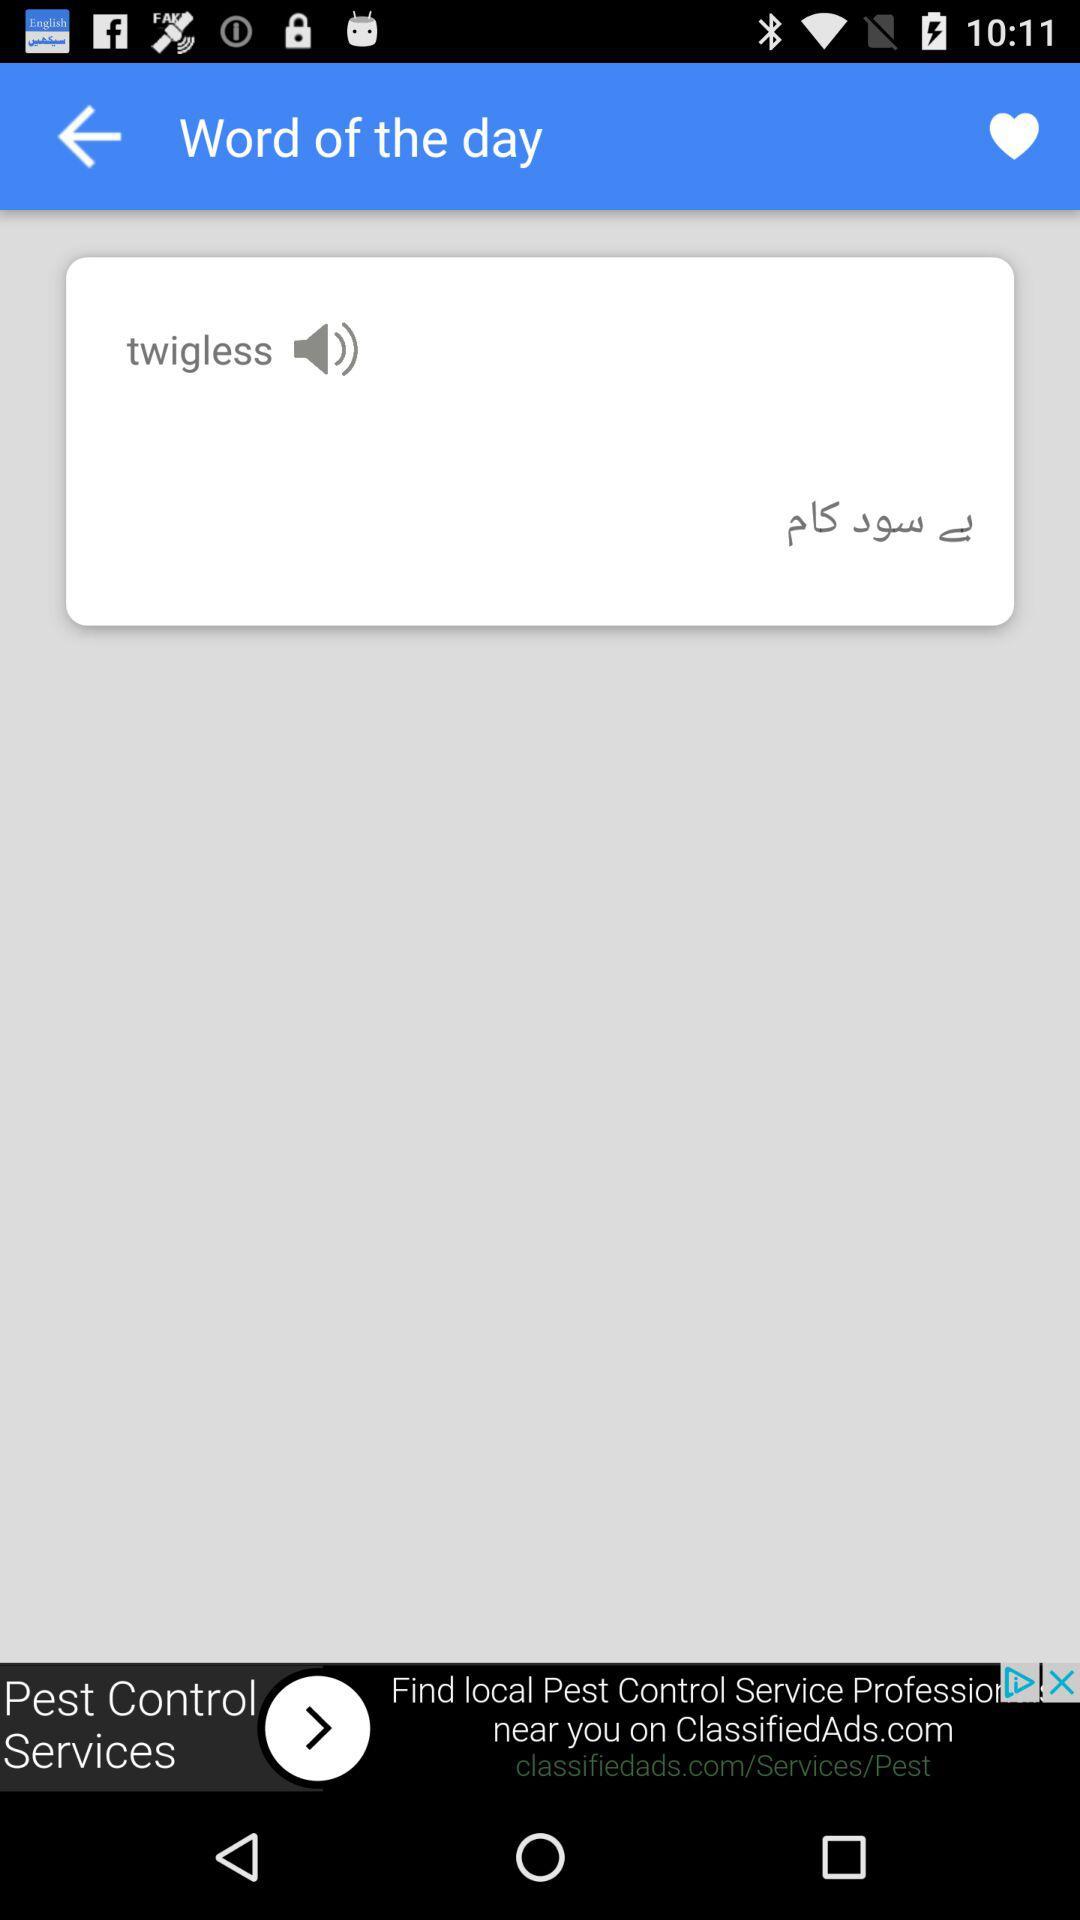 This screenshot has height=1920, width=1080. I want to click on audio, so click(324, 349).